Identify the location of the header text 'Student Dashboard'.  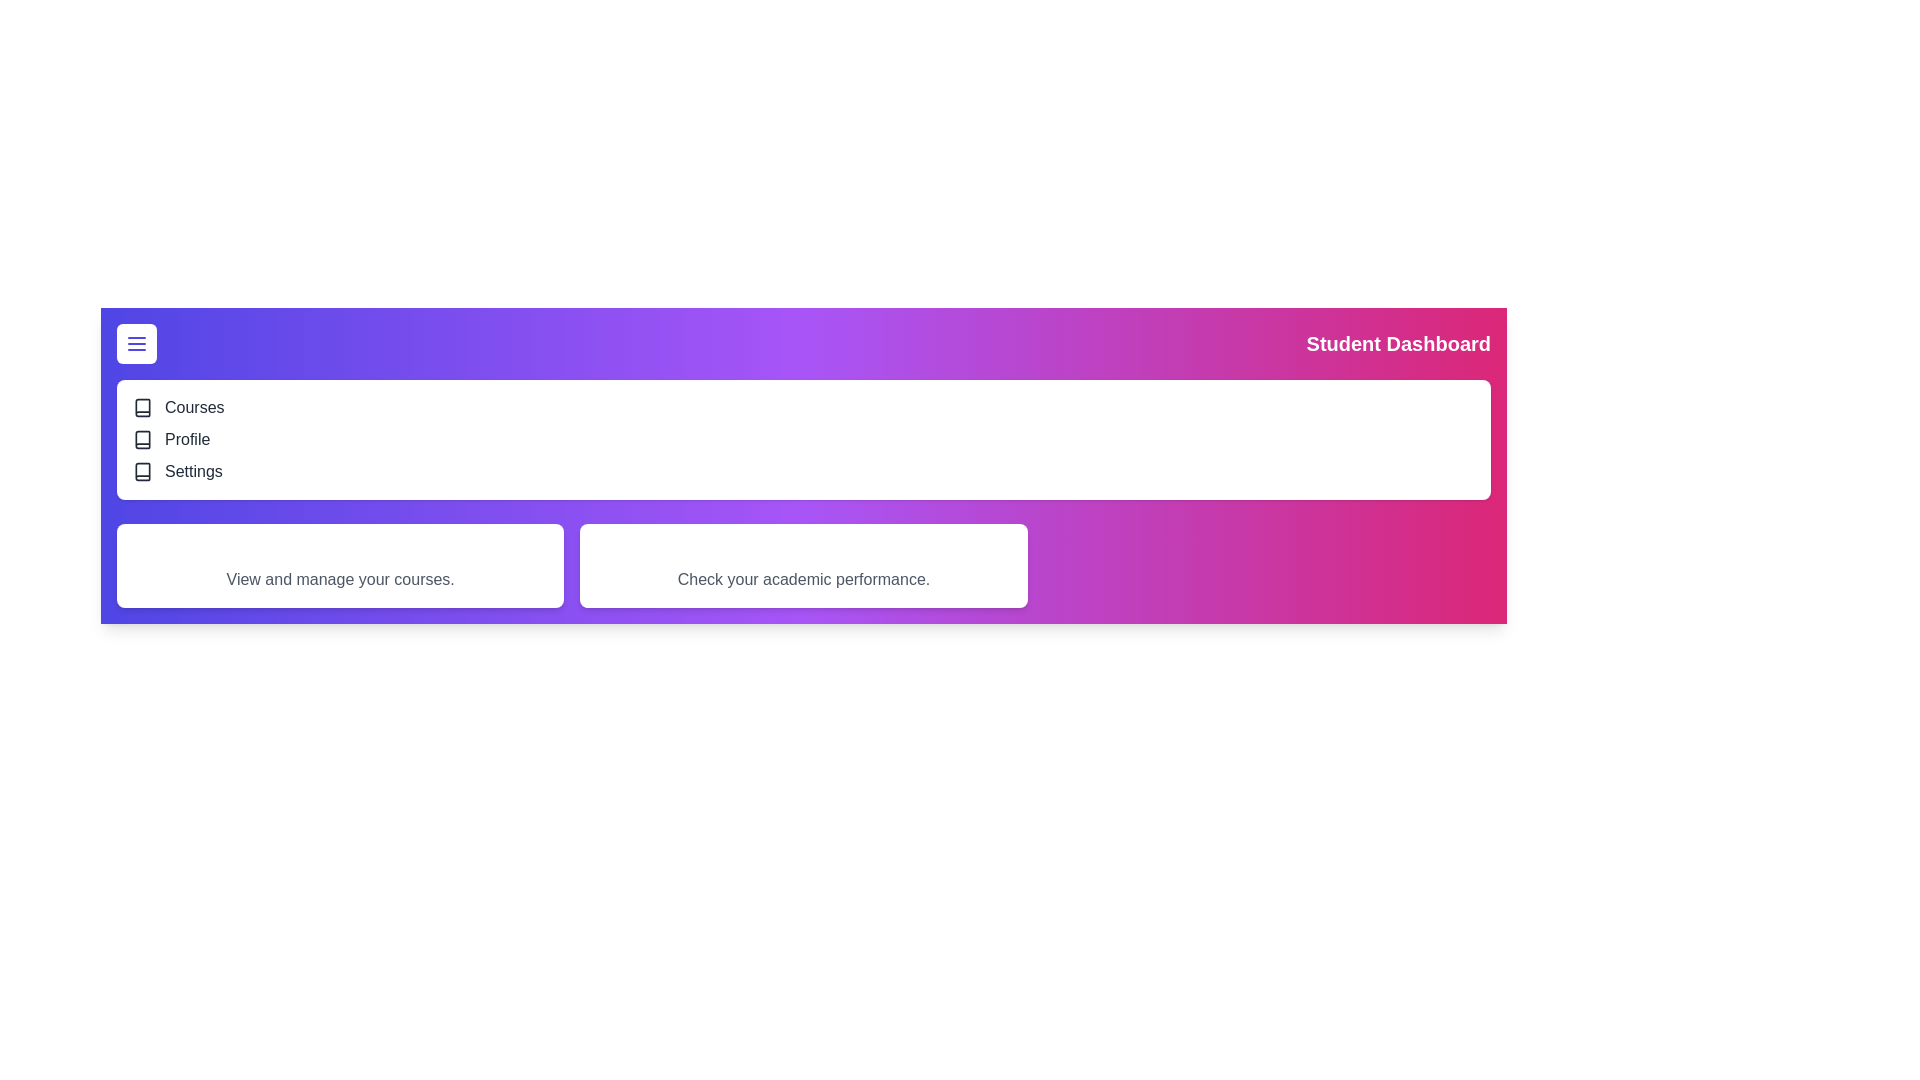
(1396, 342).